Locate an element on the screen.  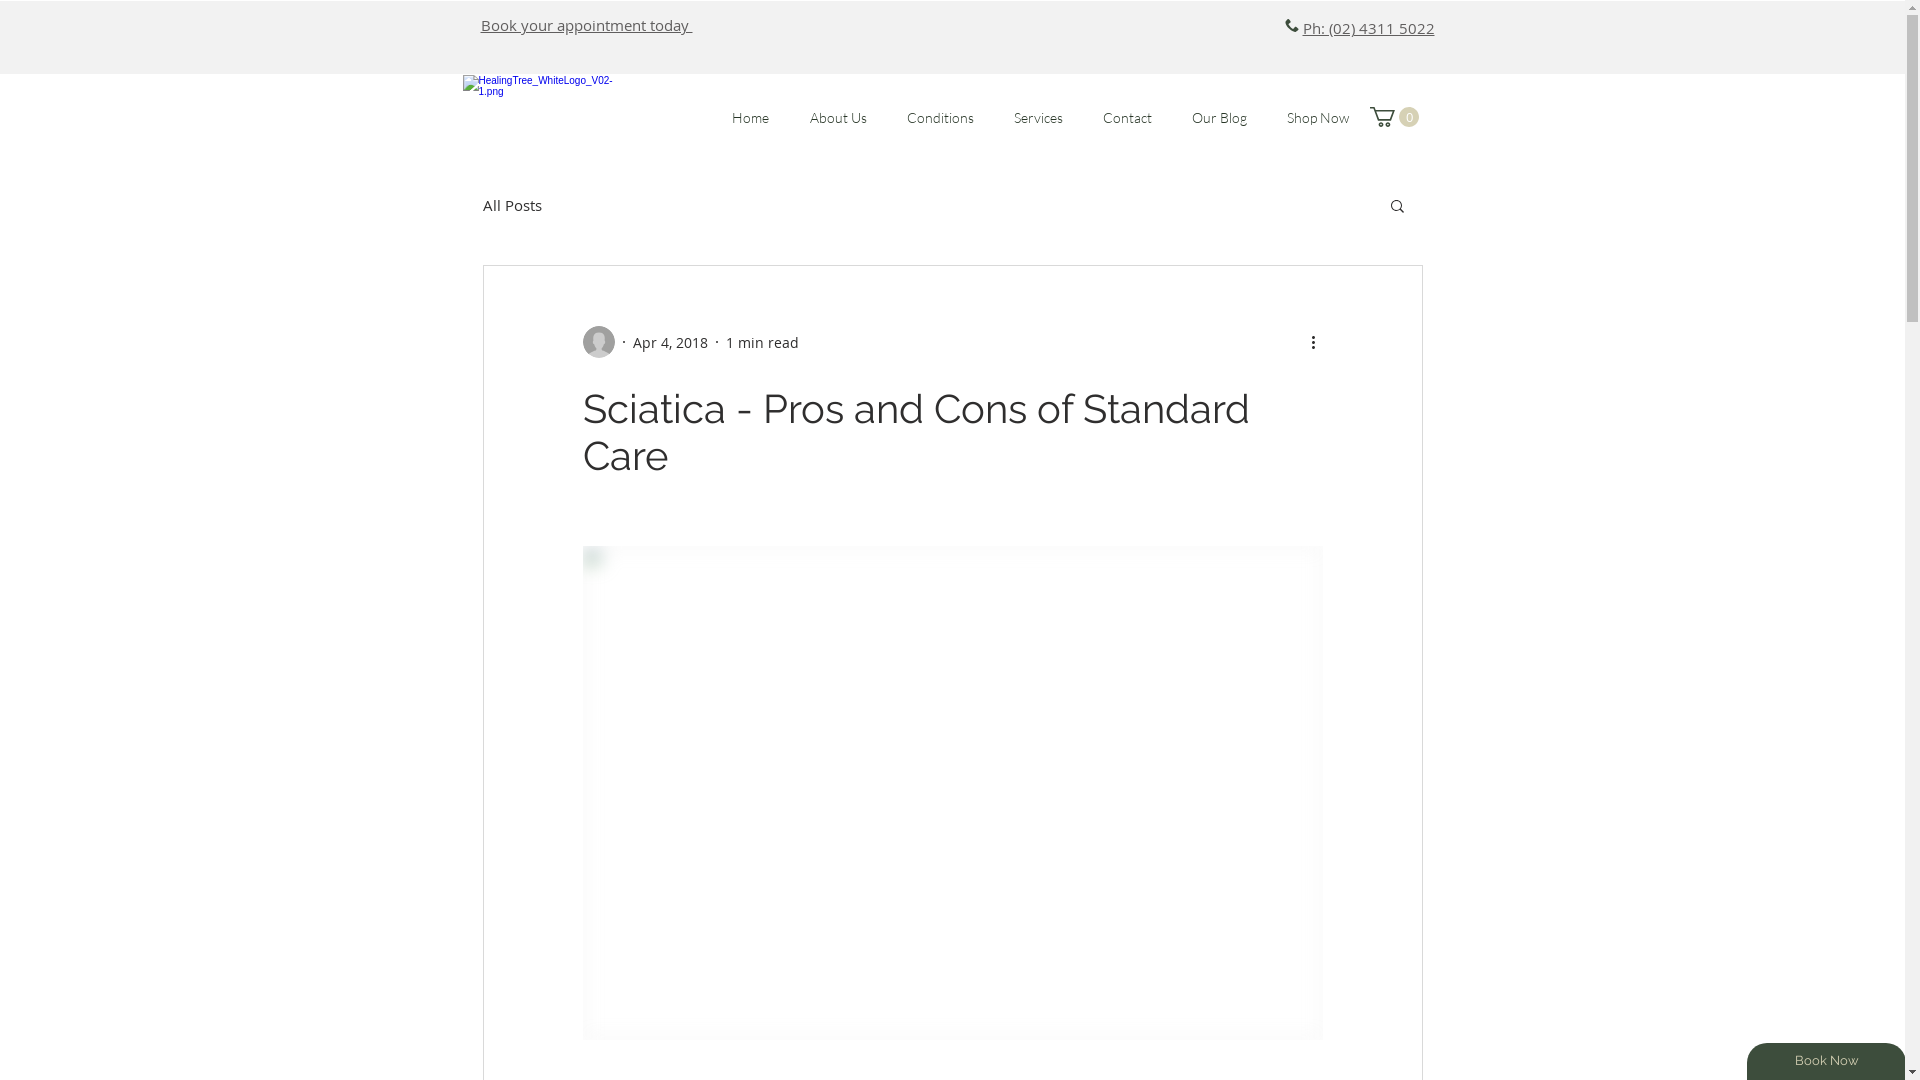
'All Posts' is located at coordinates (481, 204).